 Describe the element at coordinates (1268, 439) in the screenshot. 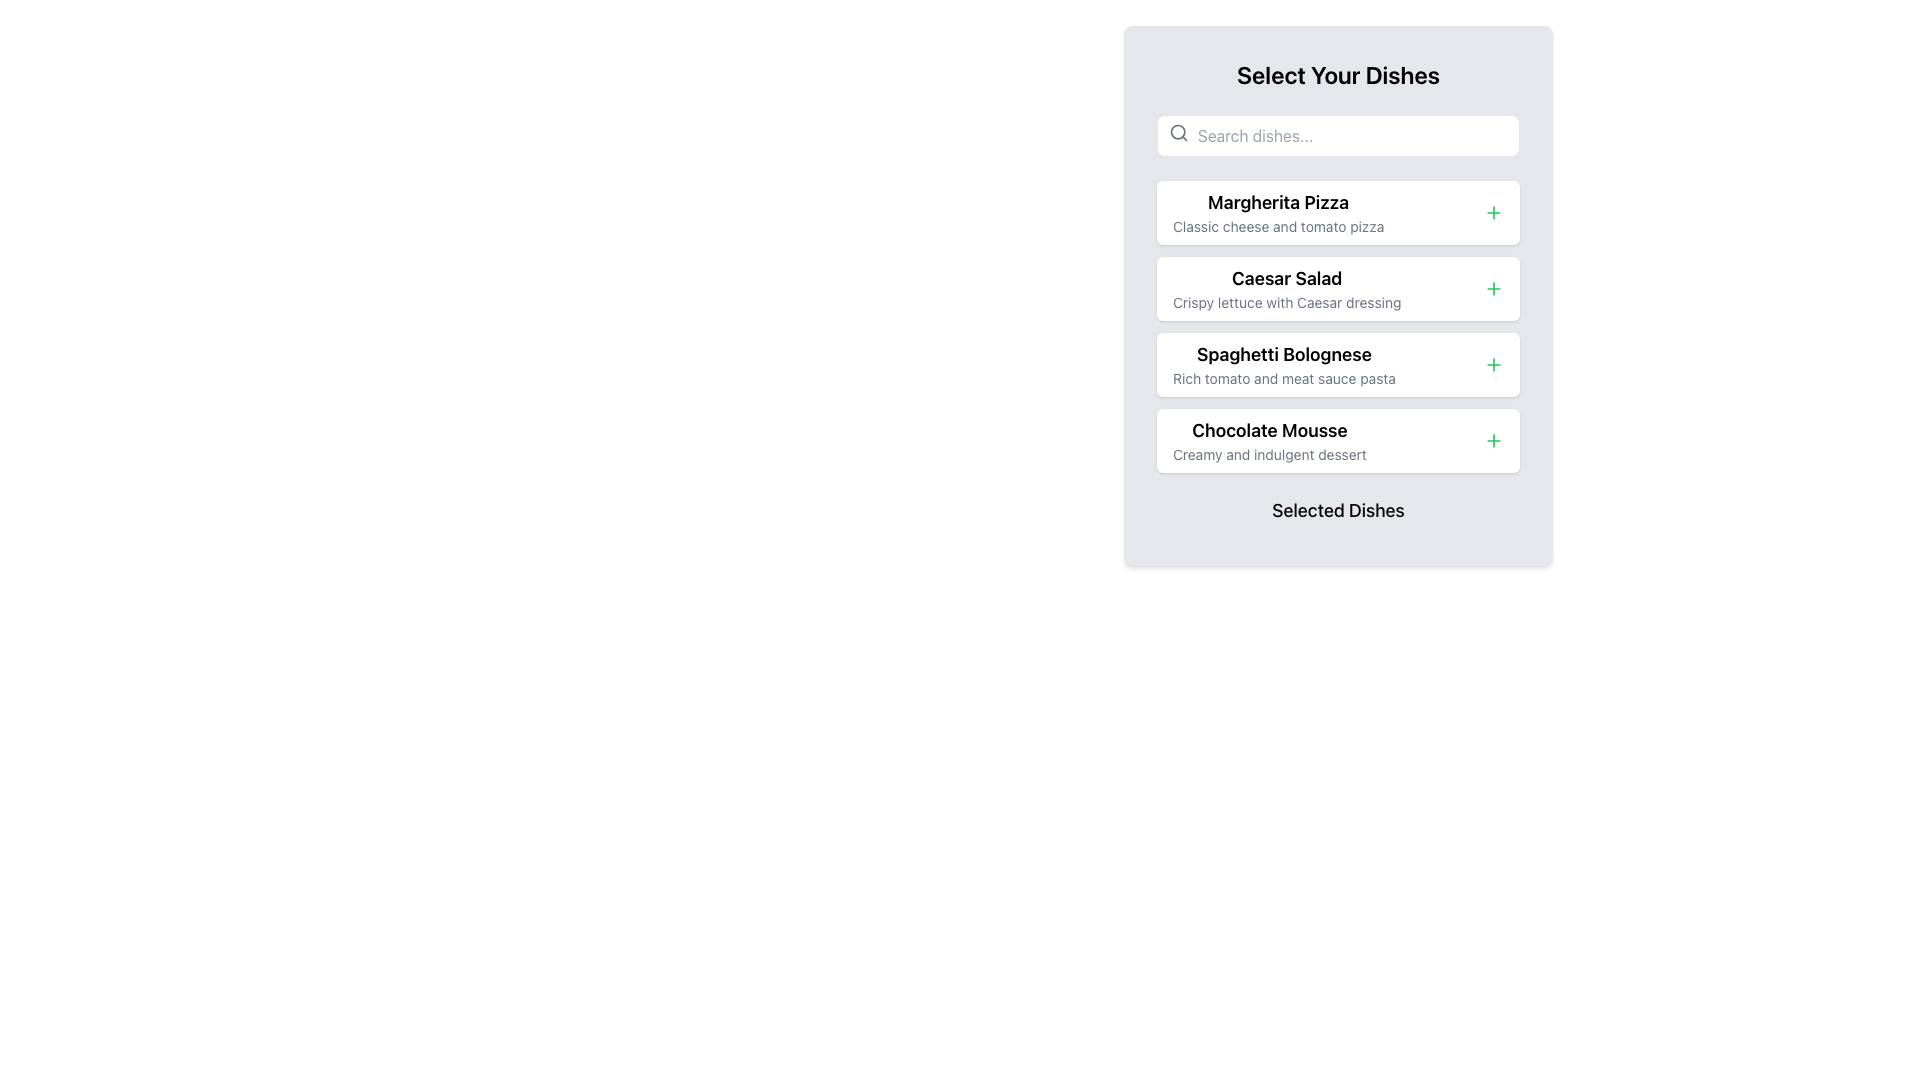

I see `to select the 'Chocolate Mousse' dish from the list of selectable dishes, which is the third visible item located below 'Spaghetti Bolognese'` at that location.